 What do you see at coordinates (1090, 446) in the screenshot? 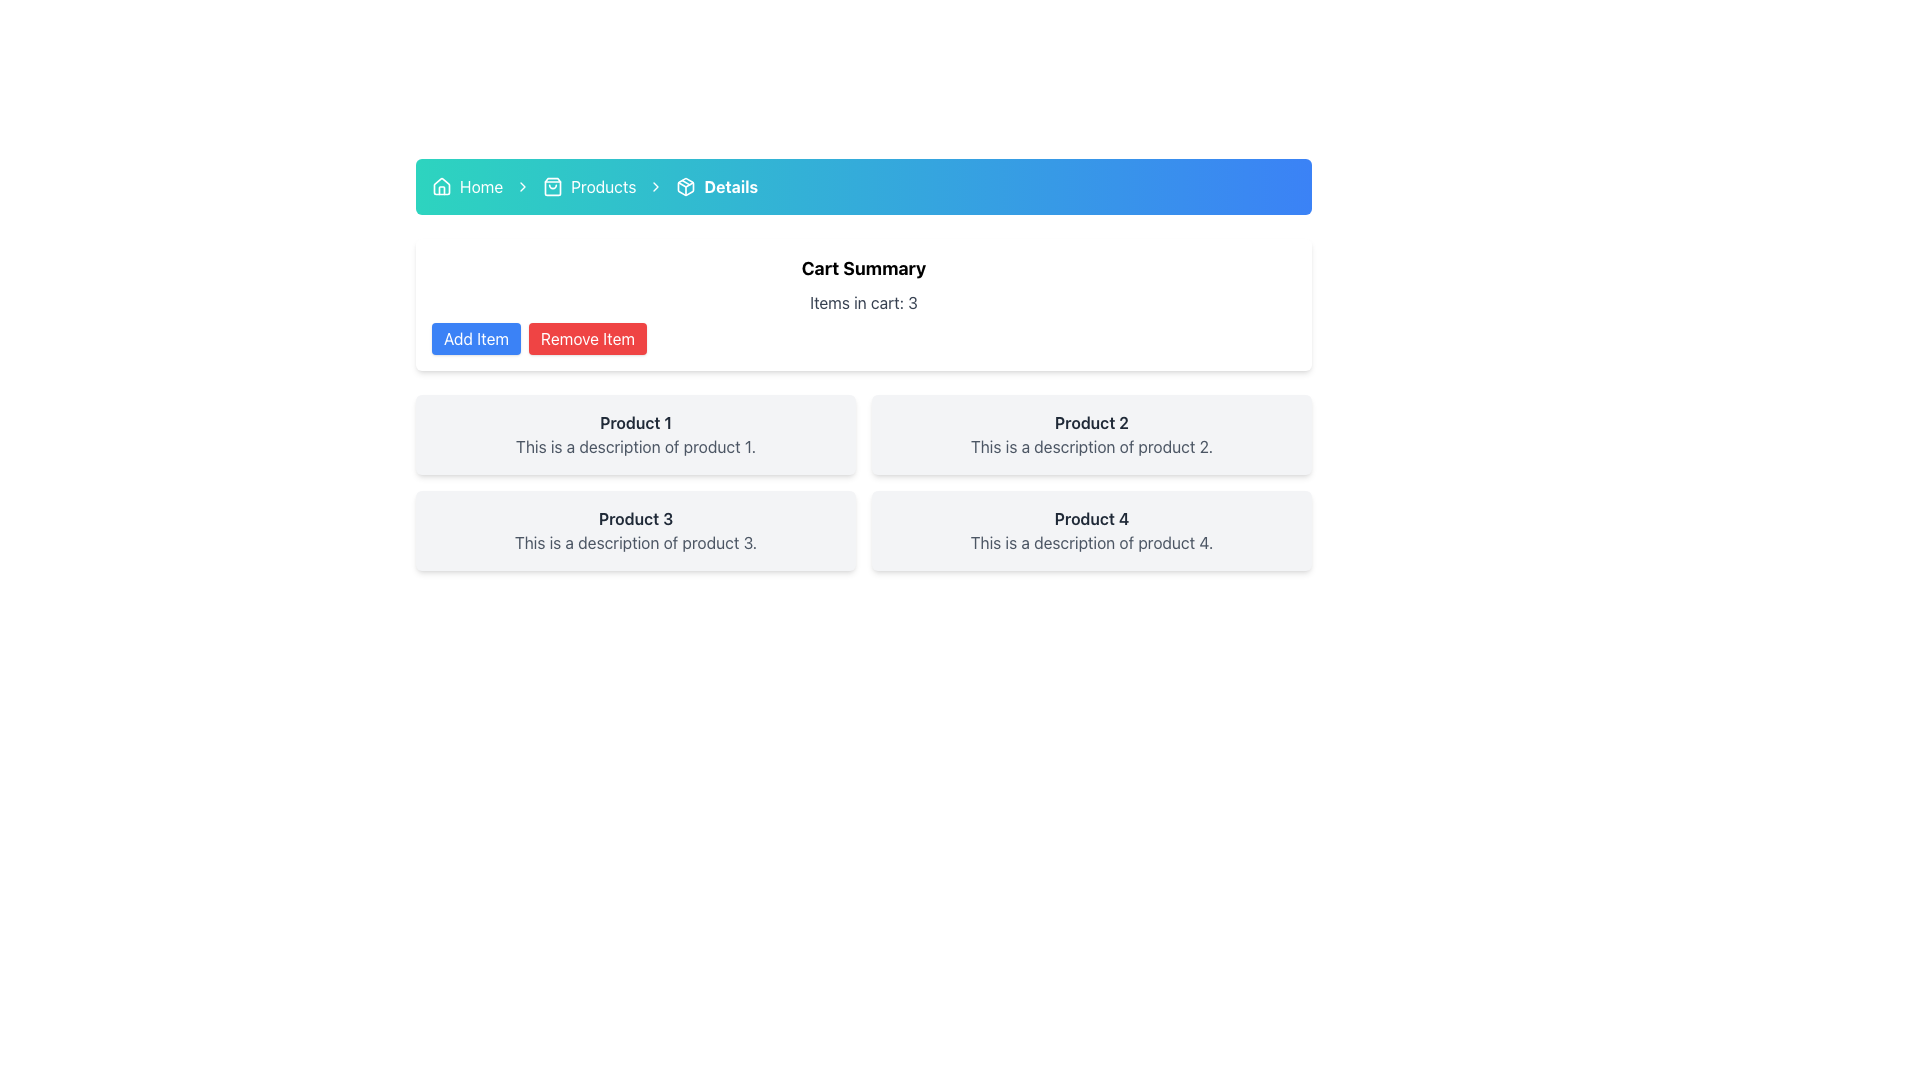
I see `the non-interactive Text Label that provides supplementary information for 'Product 2'` at bounding box center [1090, 446].